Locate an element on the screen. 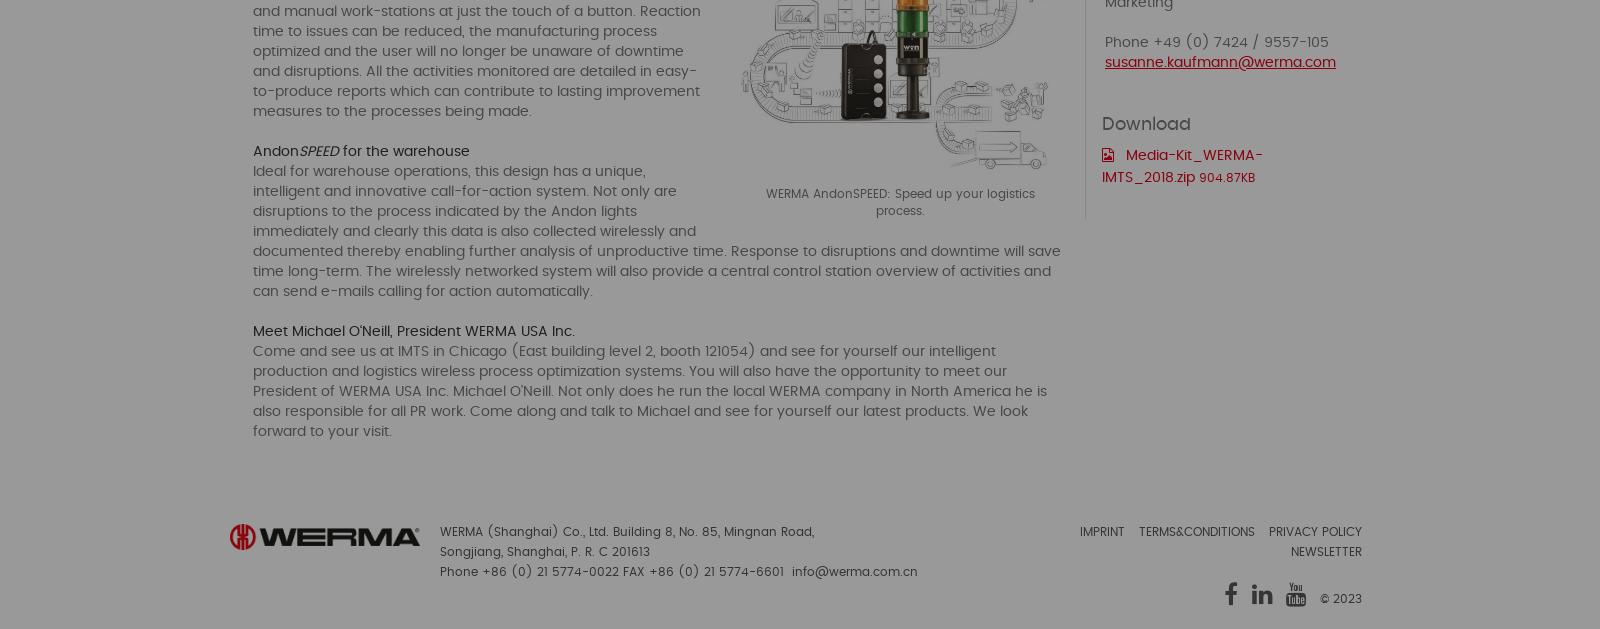 This screenshot has width=1600, height=629. 'WERMA AndonSPEED: Speed up your logistics process.' is located at coordinates (899, 200).